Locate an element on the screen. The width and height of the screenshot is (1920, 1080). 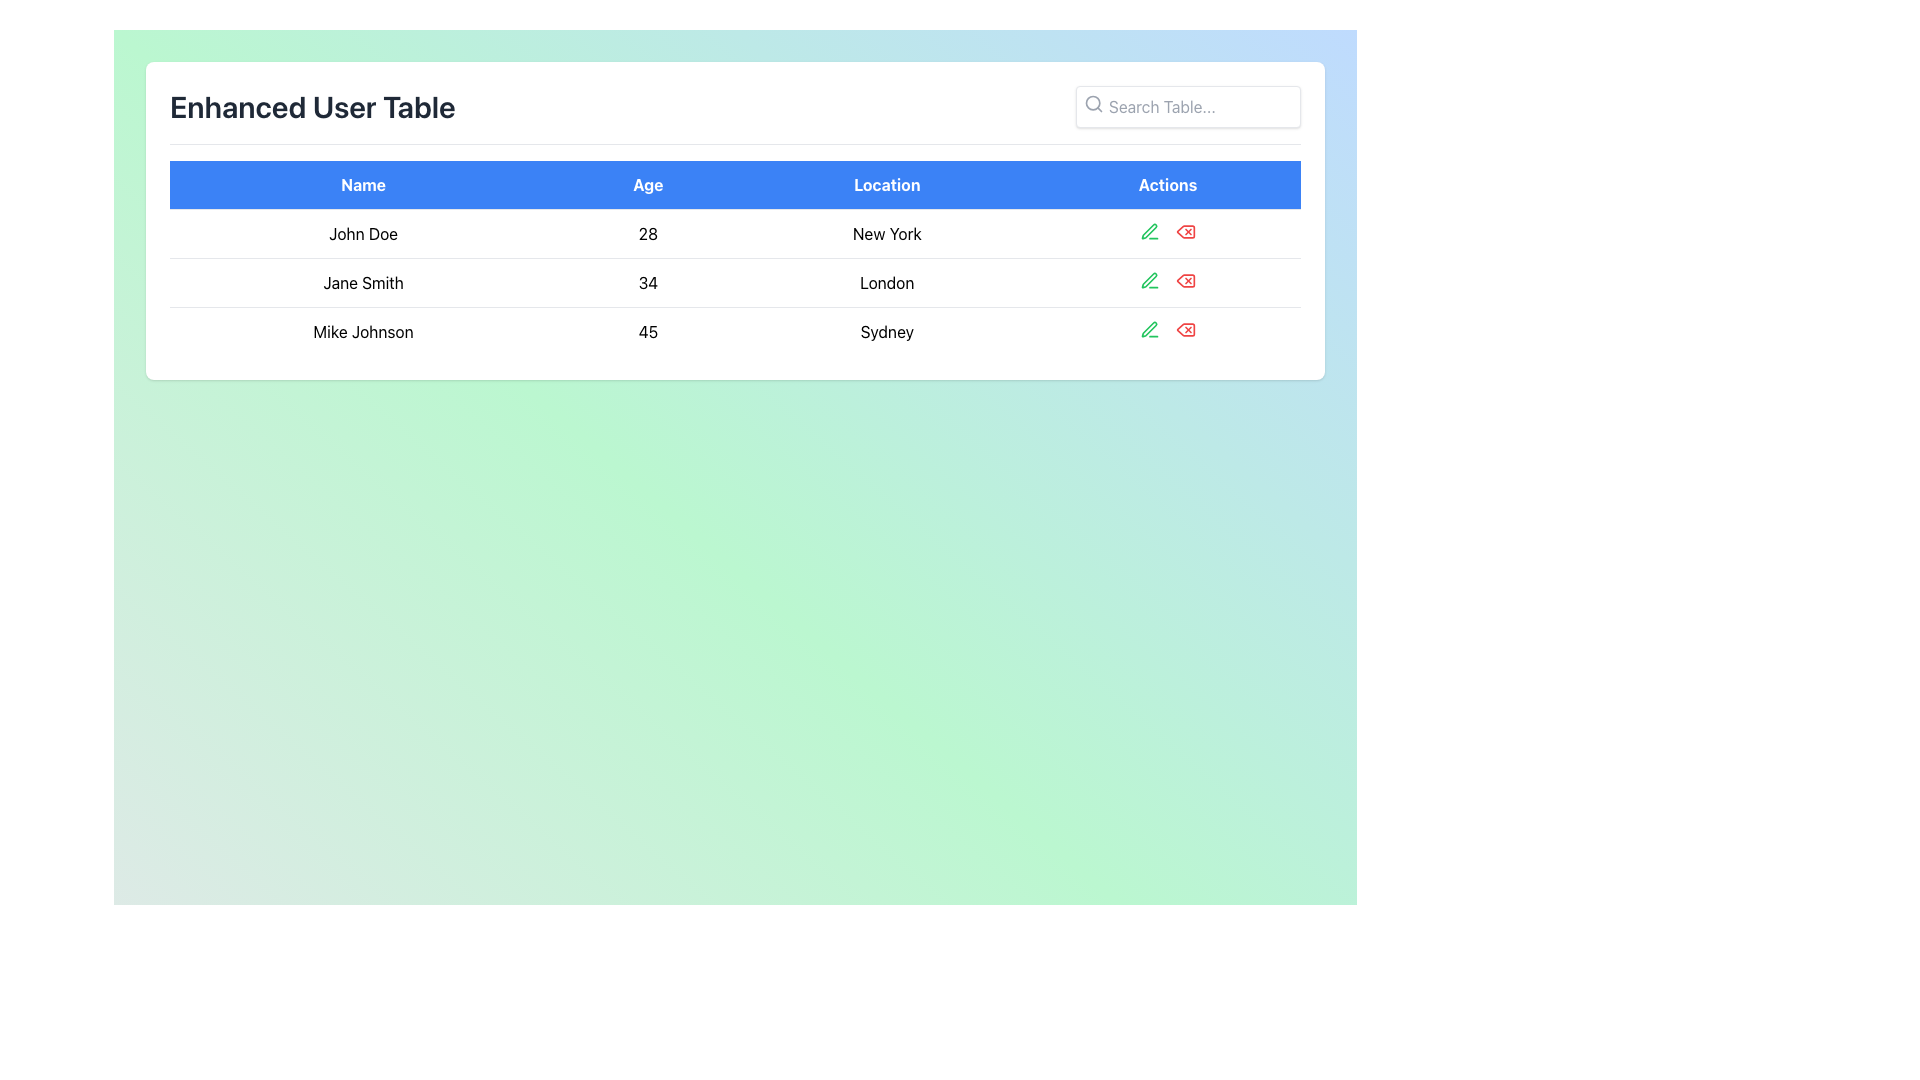
the delete button in the Actions column for the 'Jane Smith' entry in the table, located in the second row is located at coordinates (1167, 281).